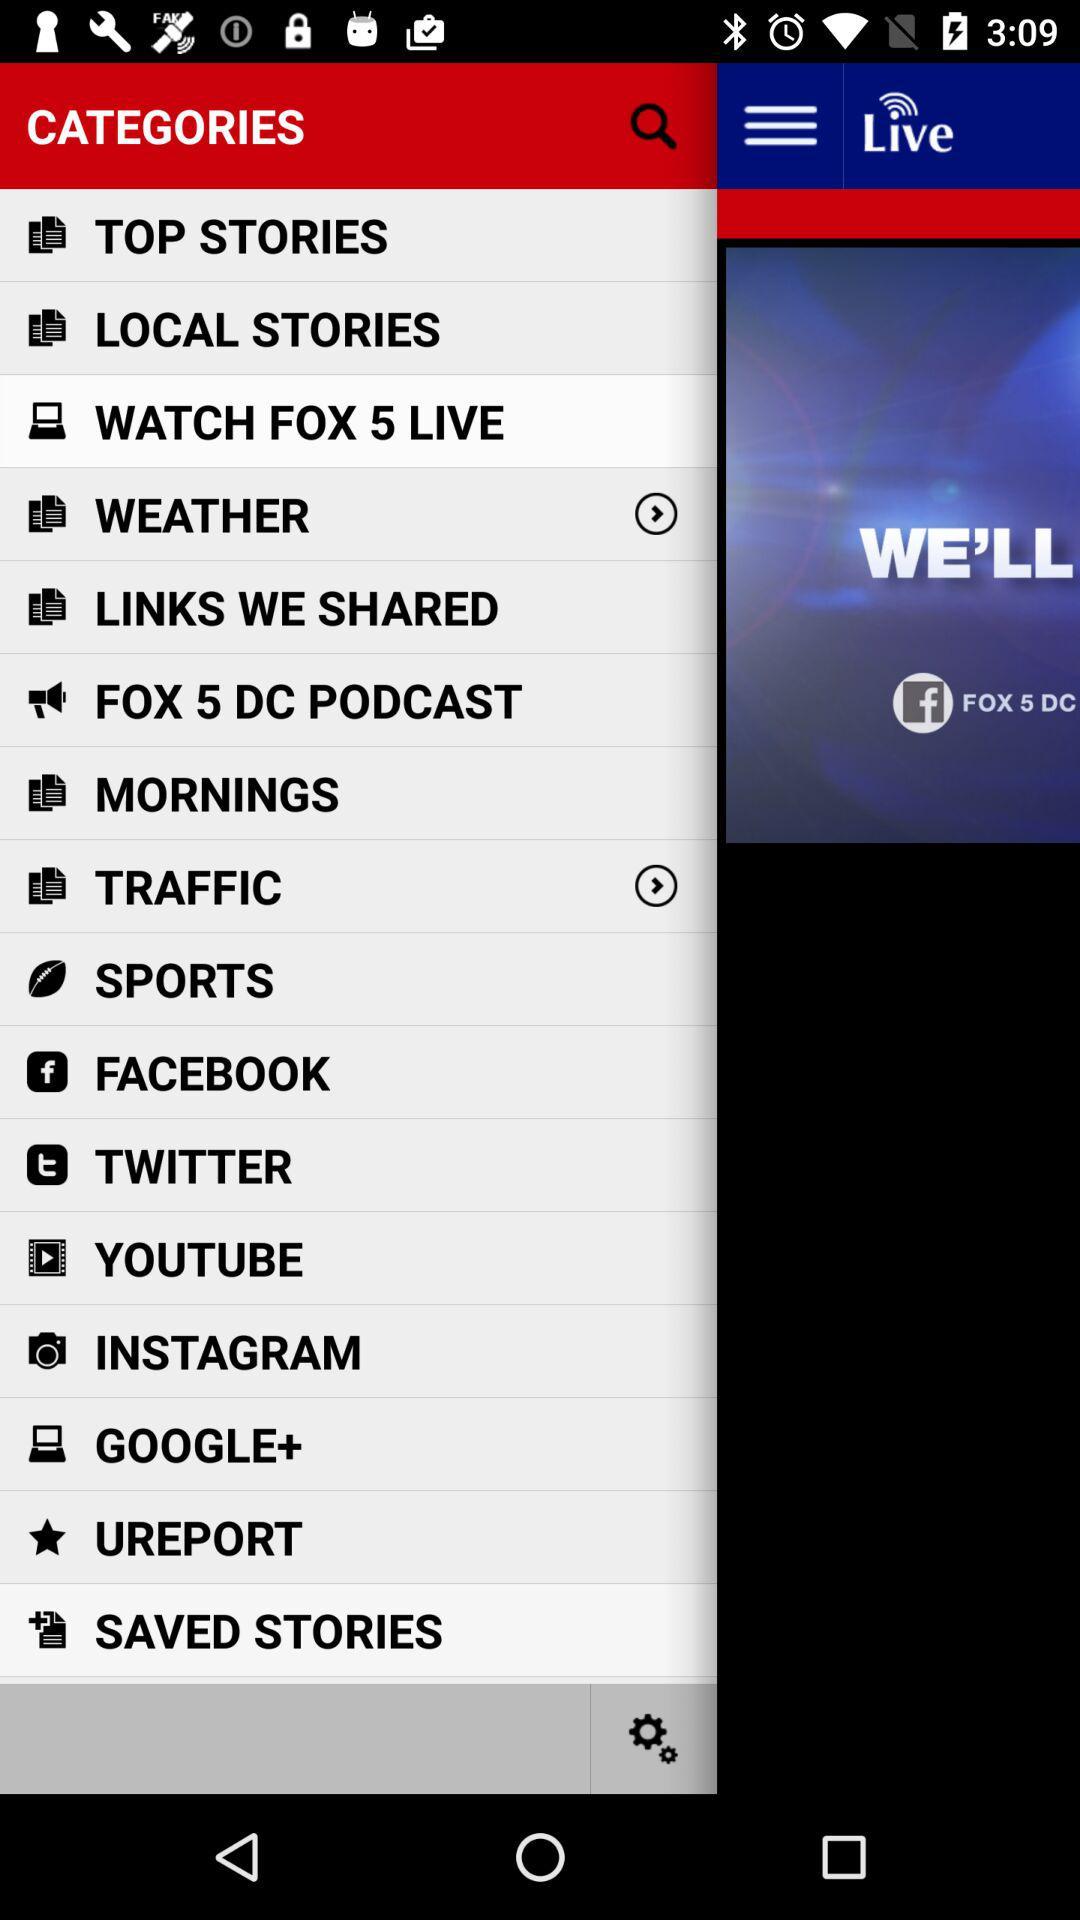 Image resolution: width=1080 pixels, height=1920 pixels. Describe the element at coordinates (906, 124) in the screenshot. I see `live stream button` at that location.